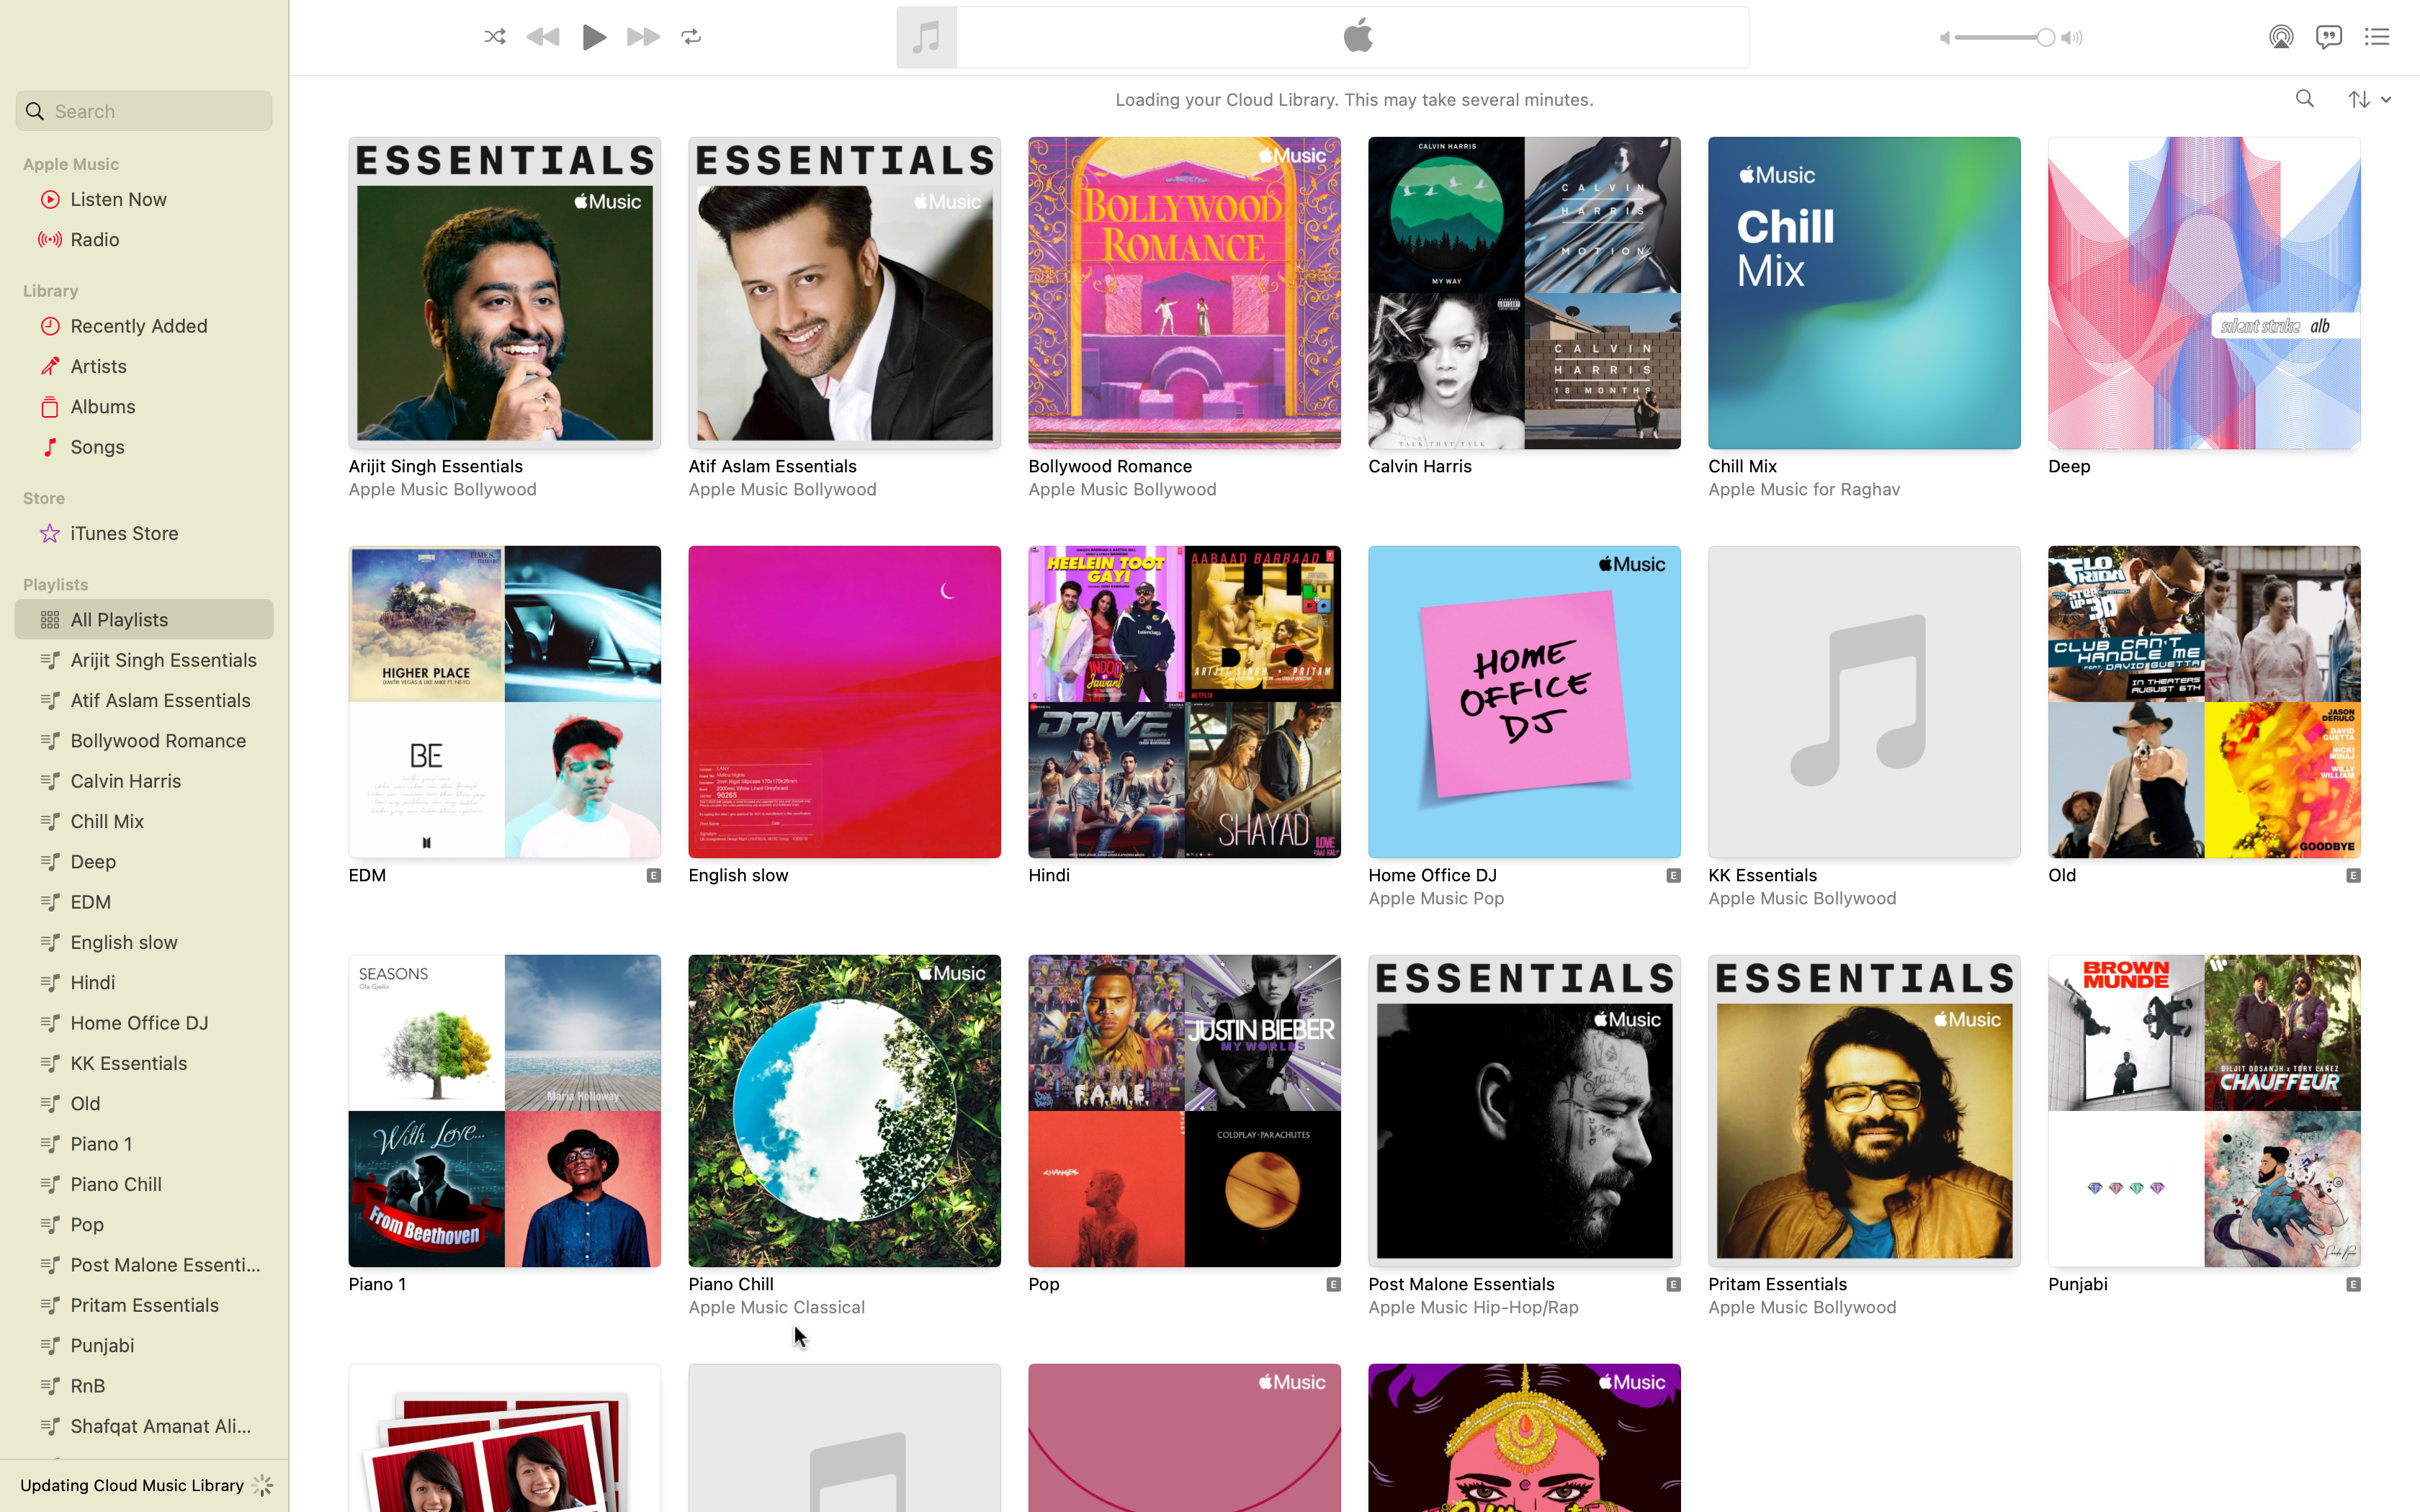  Describe the element at coordinates (2305, 99) in the screenshot. I see `Search for the artist "Adele` at that location.